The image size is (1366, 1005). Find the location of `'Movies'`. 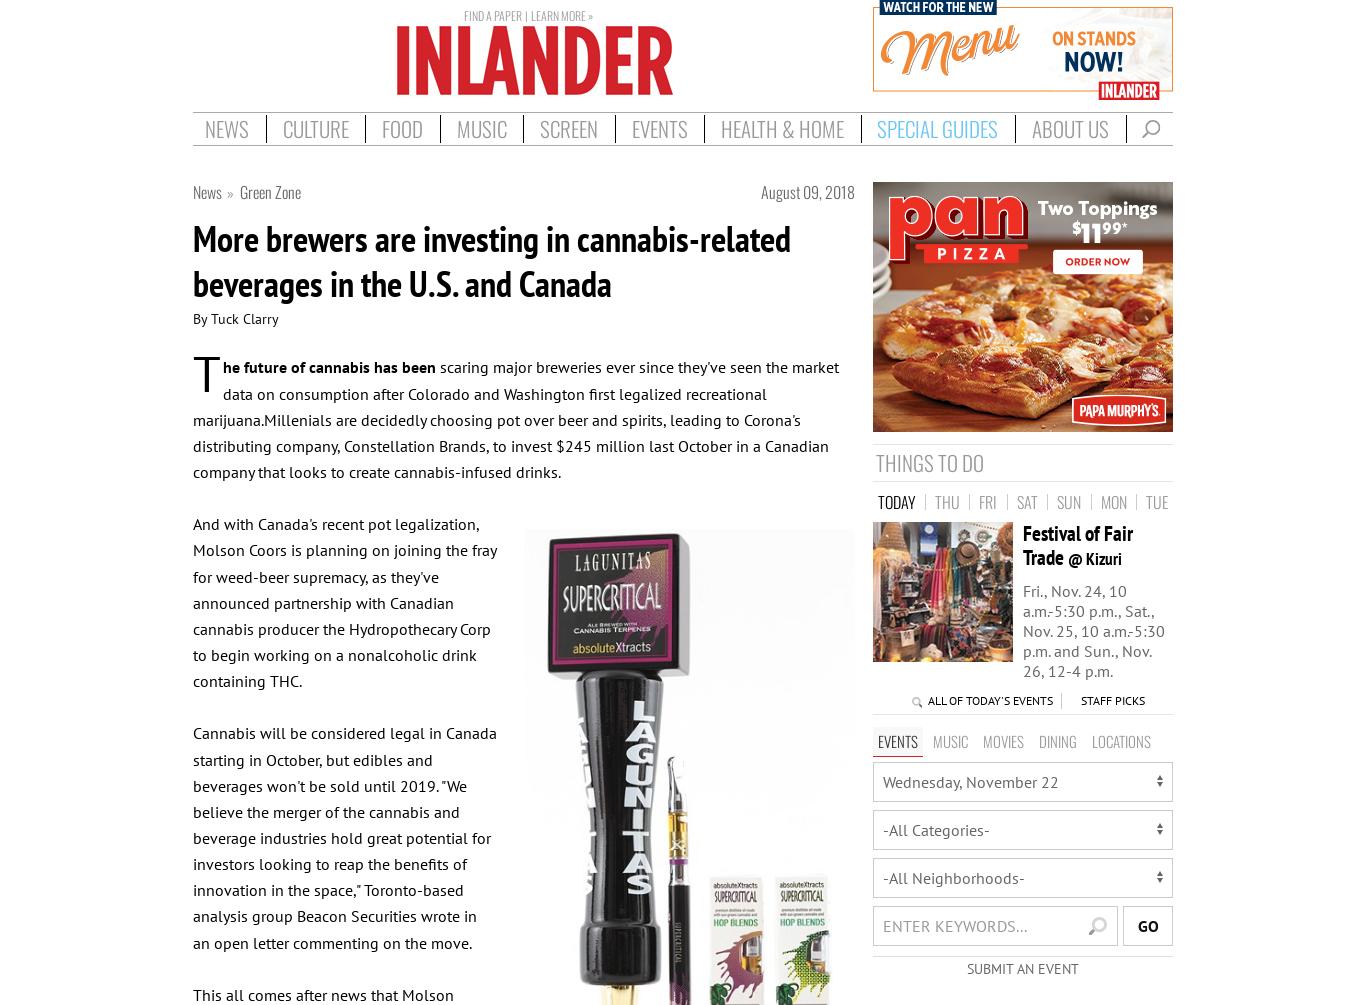

'Movies' is located at coordinates (1003, 739).